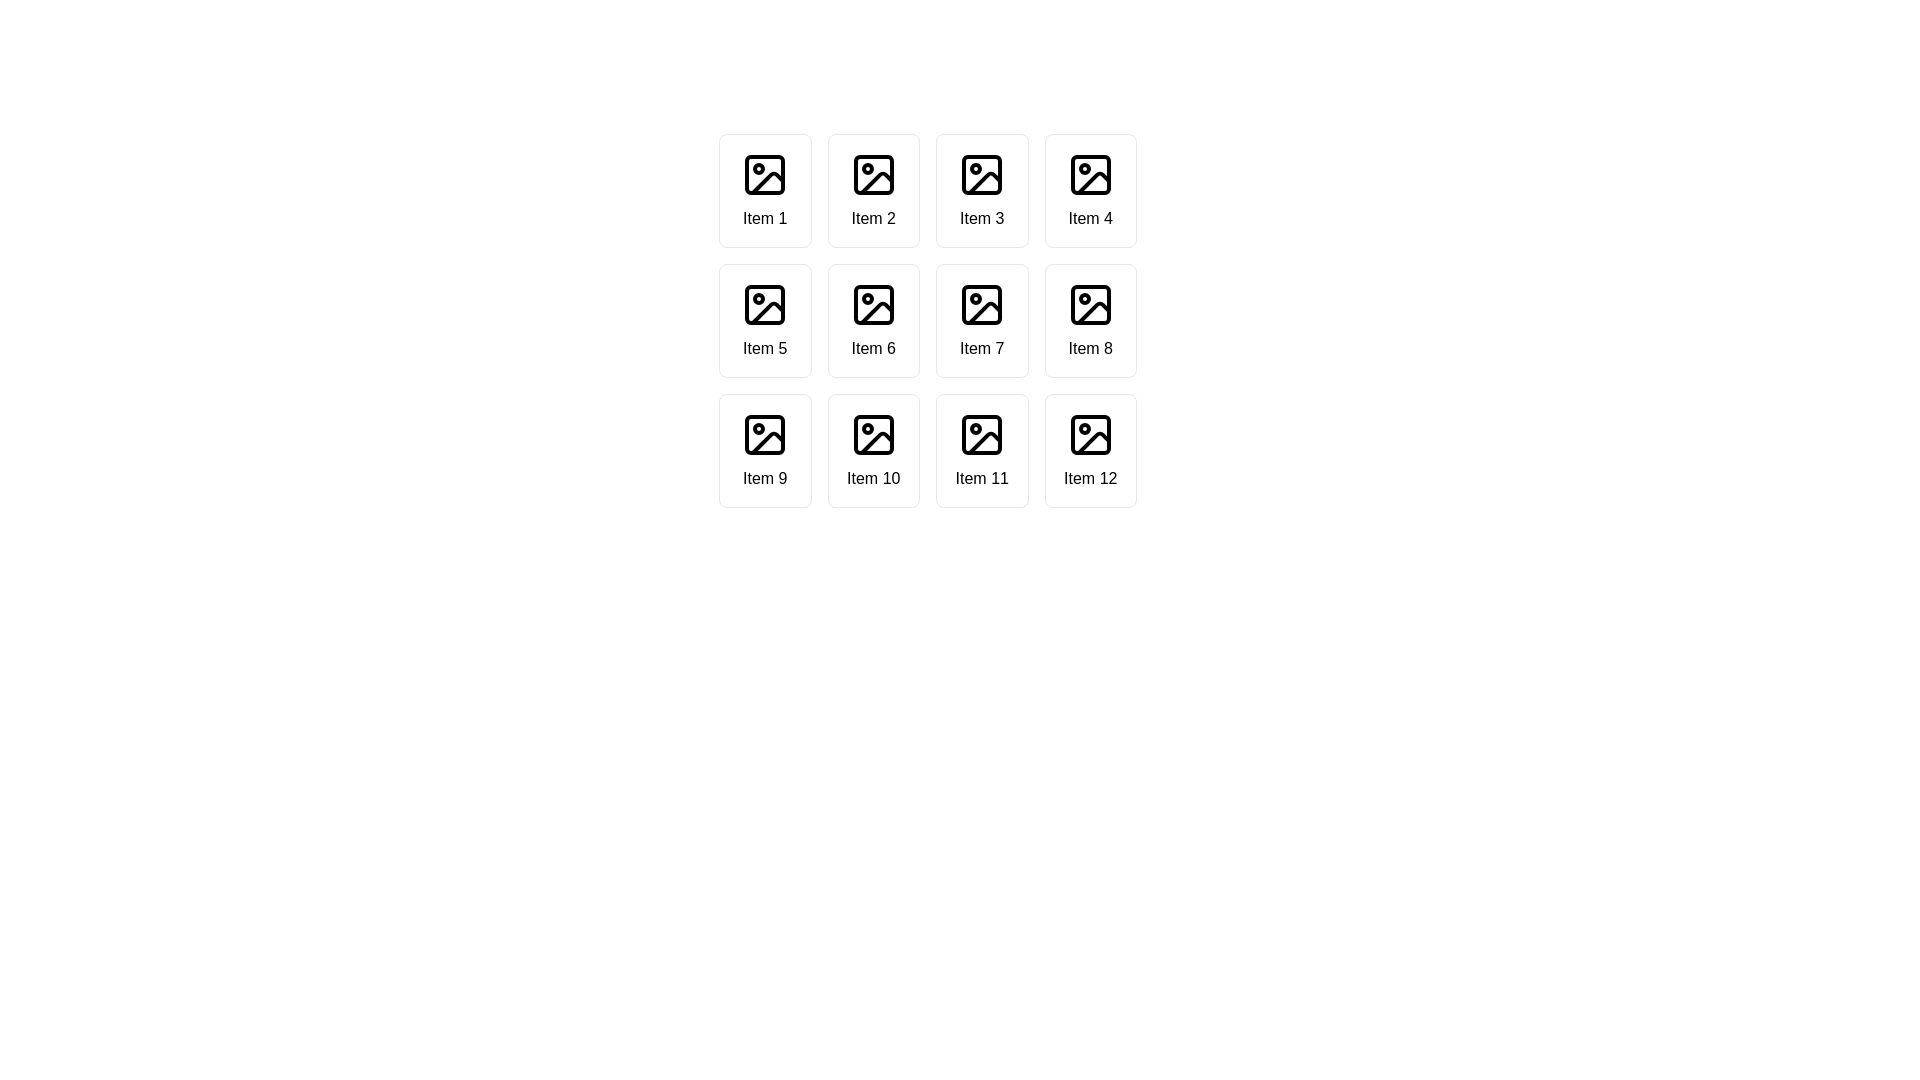  Describe the element at coordinates (767, 313) in the screenshot. I see `the small triangular-shaped decorative detail within the 'Item 5' SVG icon located in the second row, first column of the grid` at that location.